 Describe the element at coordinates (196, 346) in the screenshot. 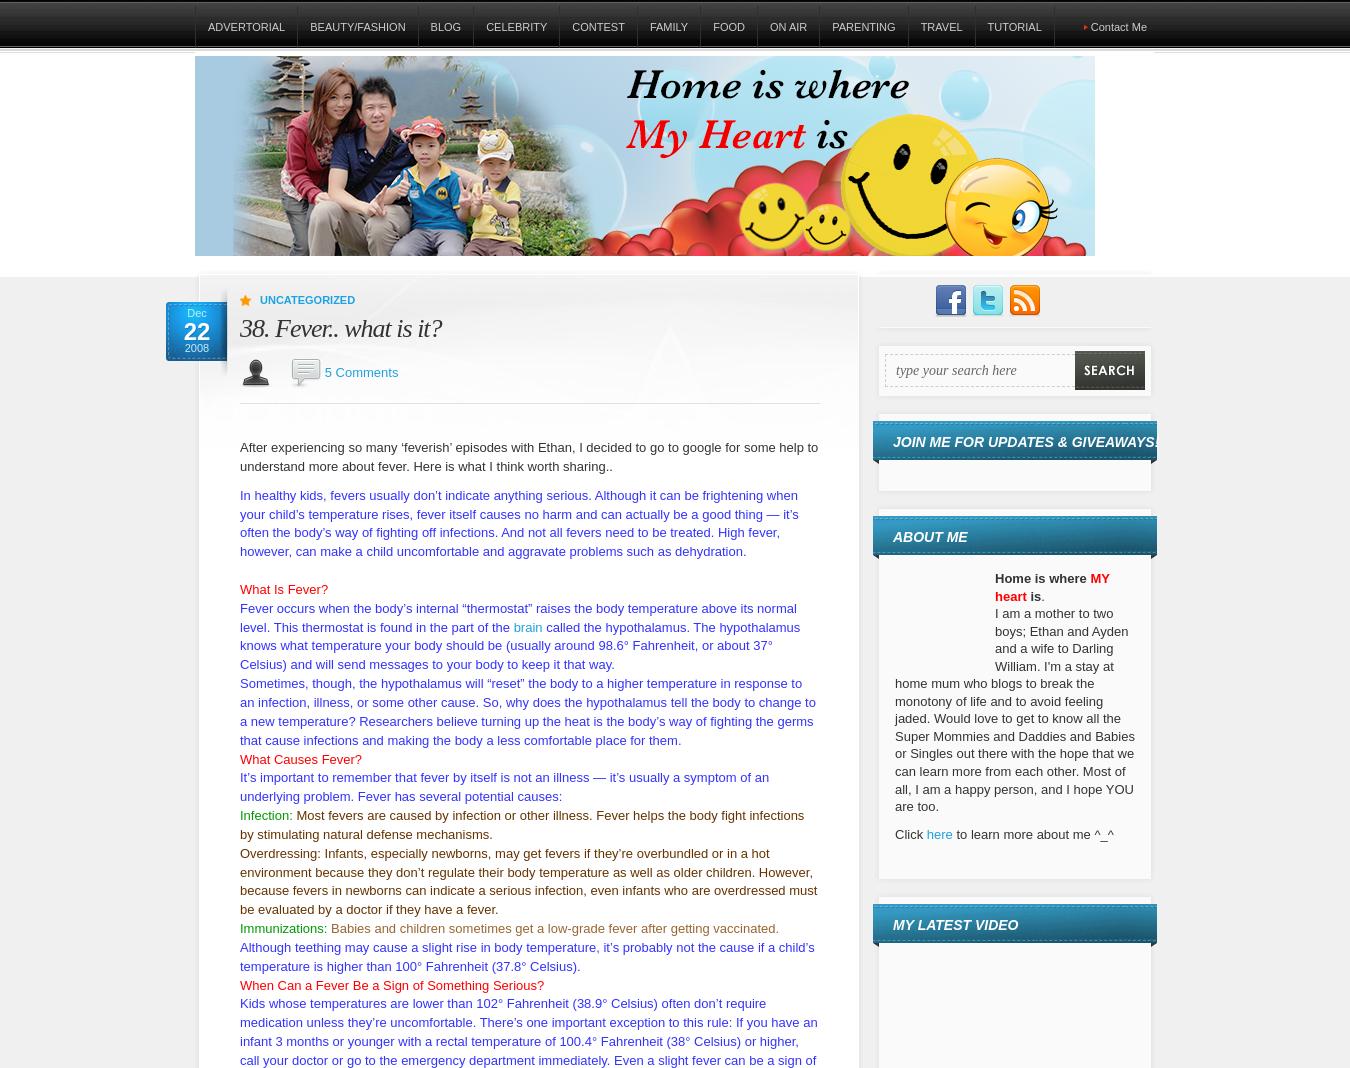

I see `'2008'` at that location.